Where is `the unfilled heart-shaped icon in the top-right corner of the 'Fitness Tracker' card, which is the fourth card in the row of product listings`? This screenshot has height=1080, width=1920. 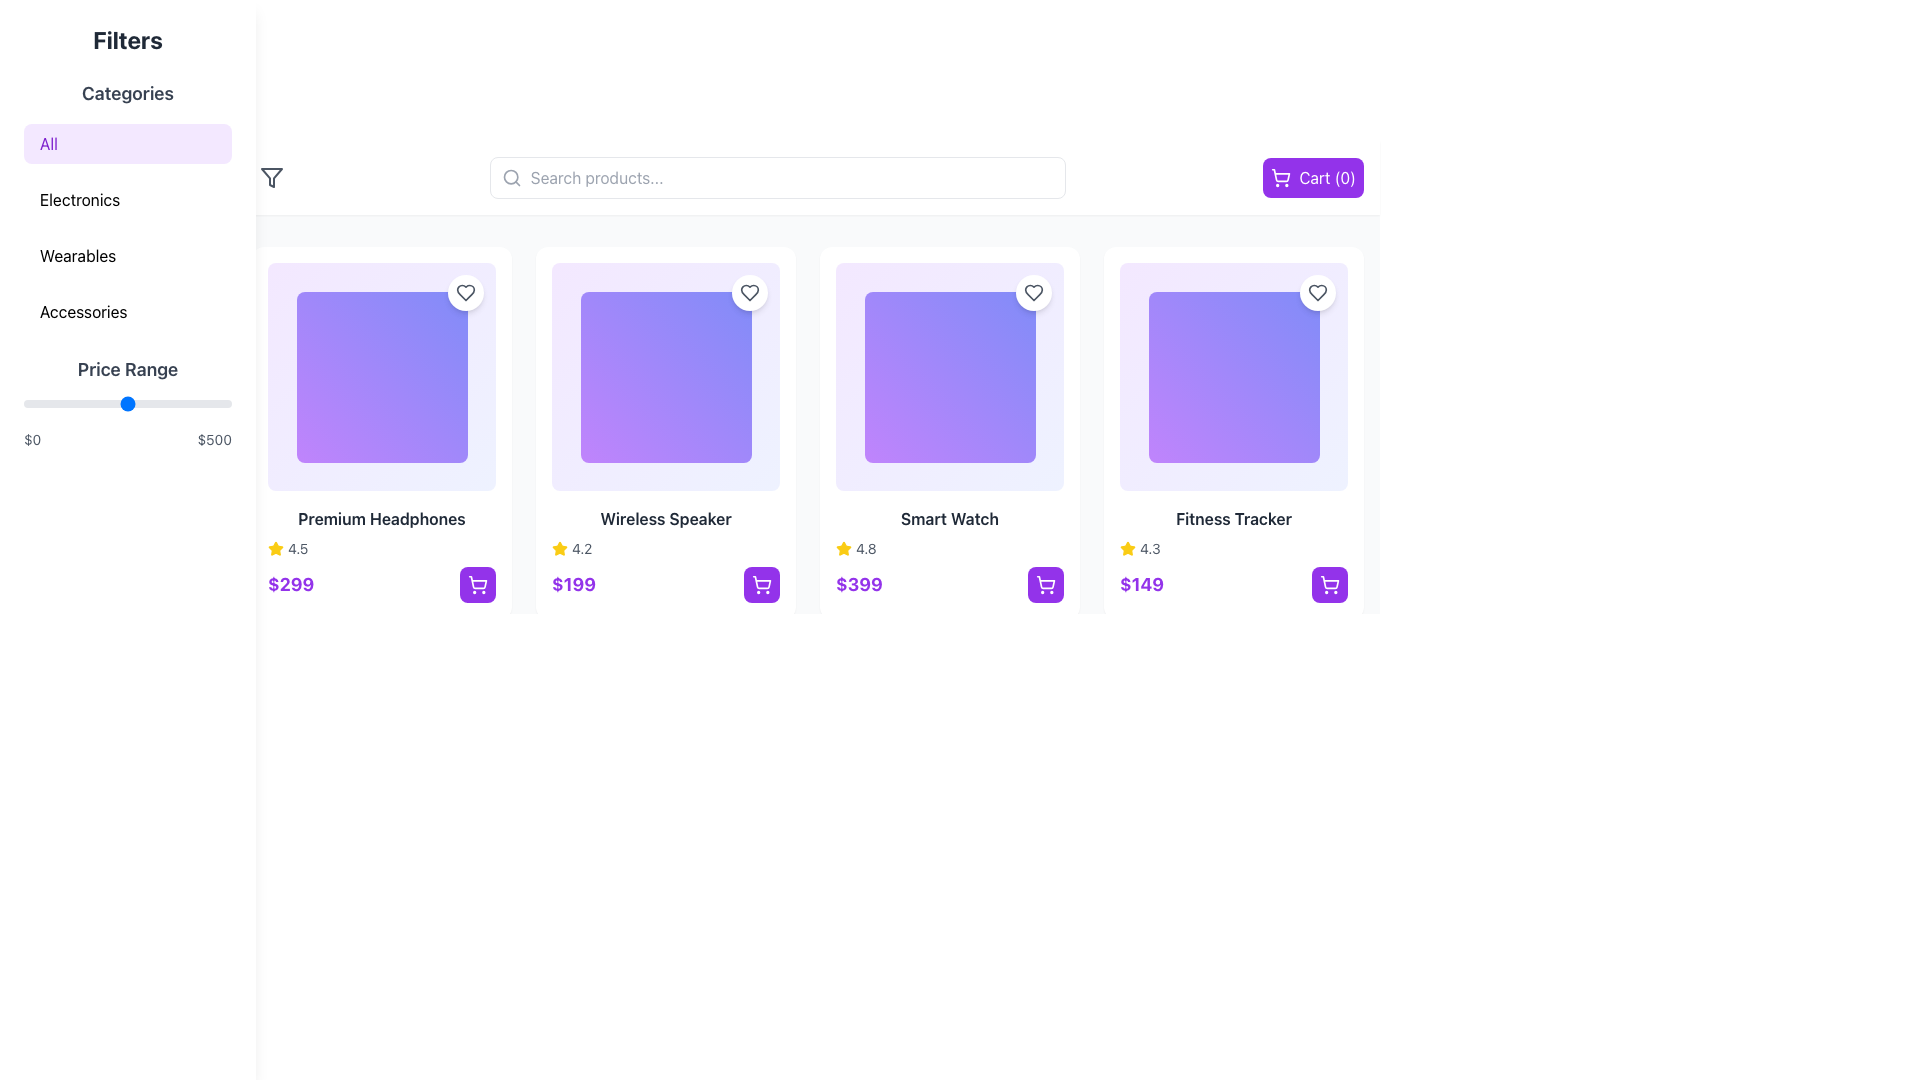
the unfilled heart-shaped icon in the top-right corner of the 'Fitness Tracker' card, which is the fourth card in the row of product listings is located at coordinates (1318, 293).